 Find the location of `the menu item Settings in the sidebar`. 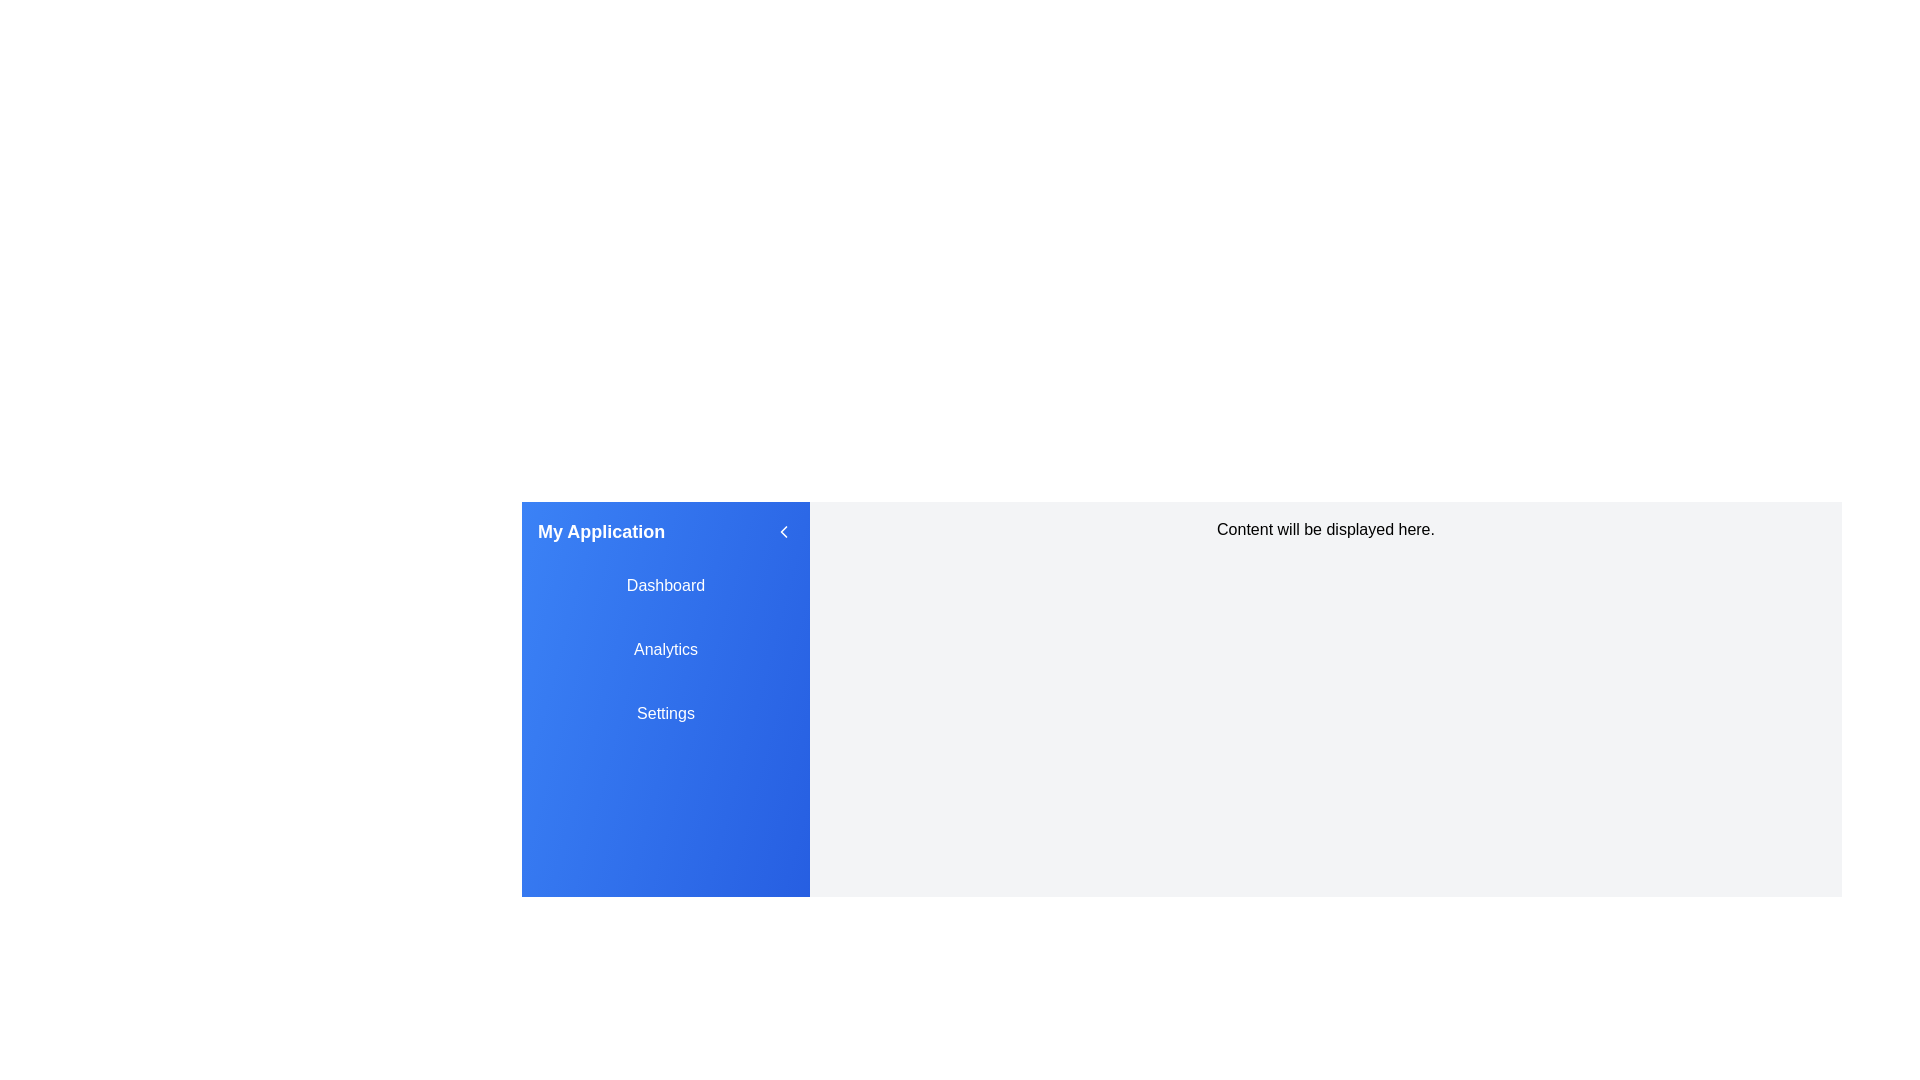

the menu item Settings in the sidebar is located at coordinates (666, 712).